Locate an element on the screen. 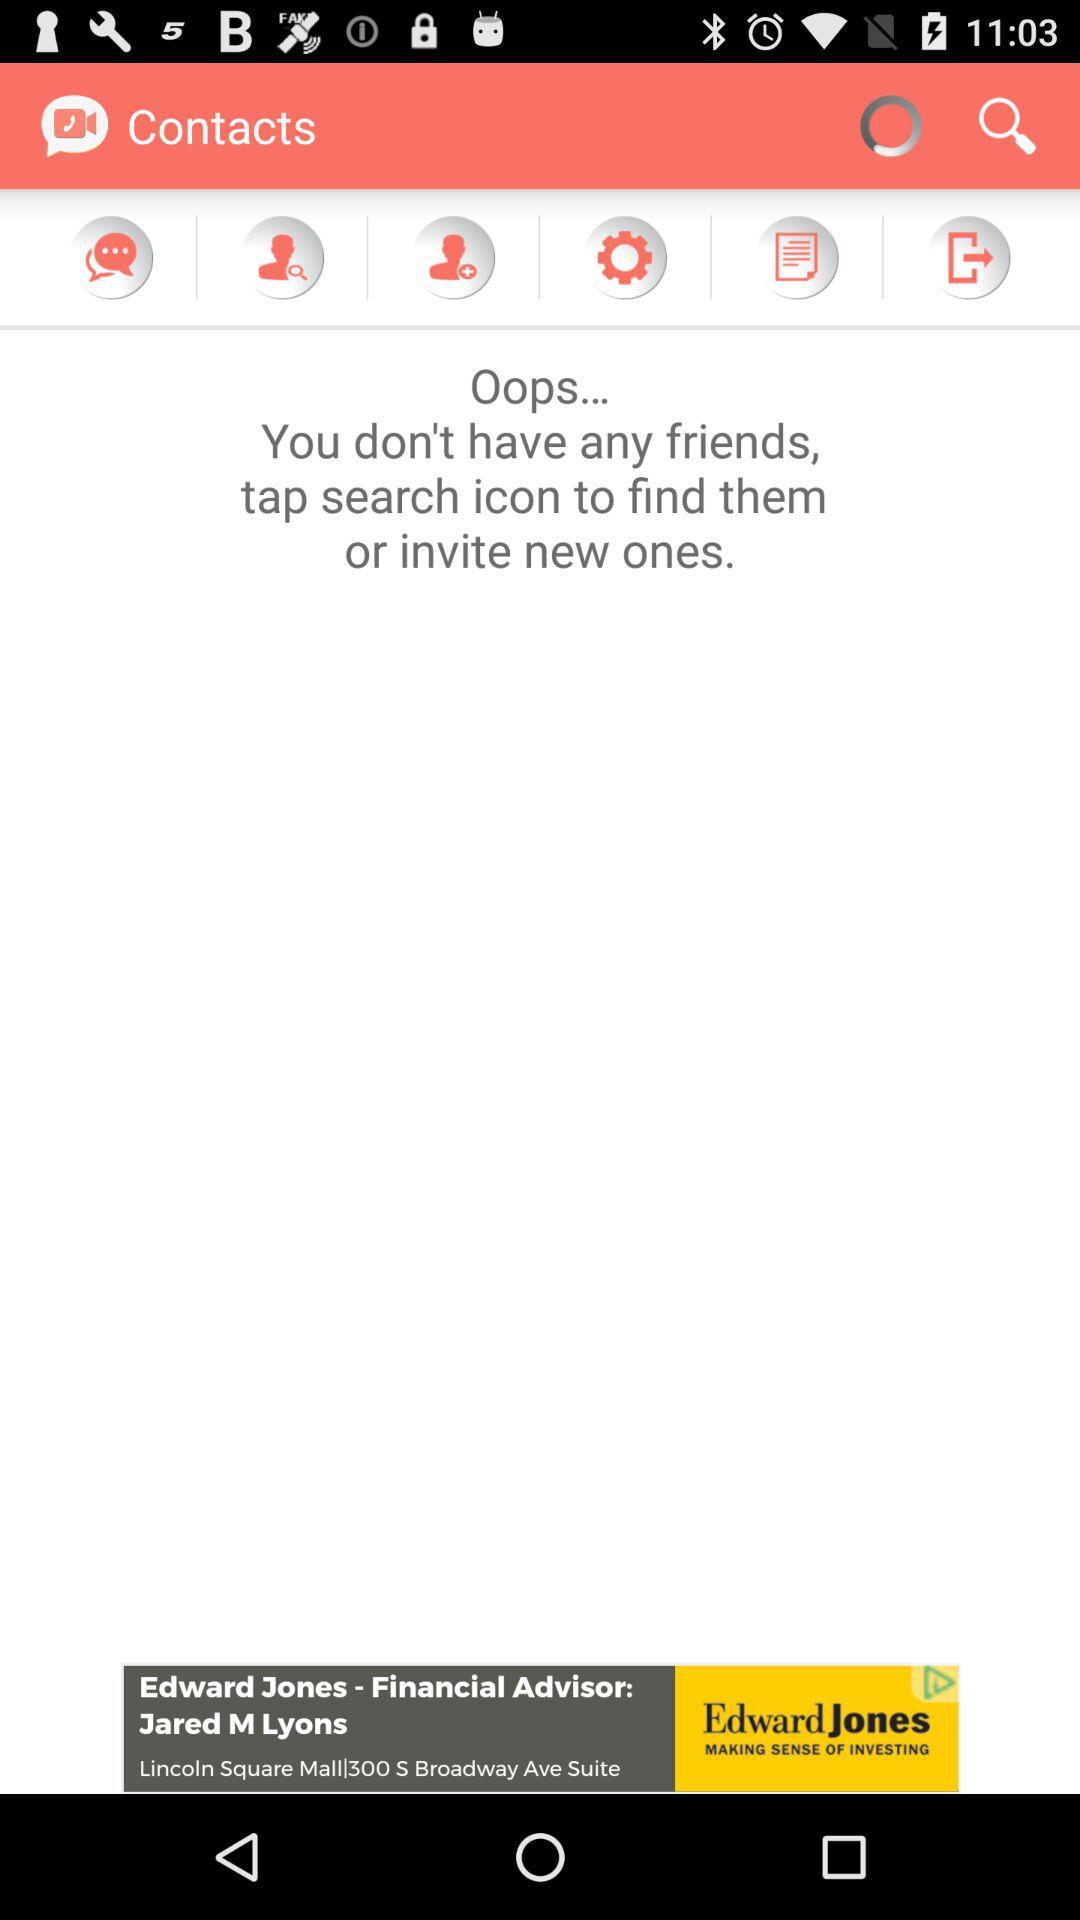 The image size is (1080, 1920). chat feature is located at coordinates (111, 256).